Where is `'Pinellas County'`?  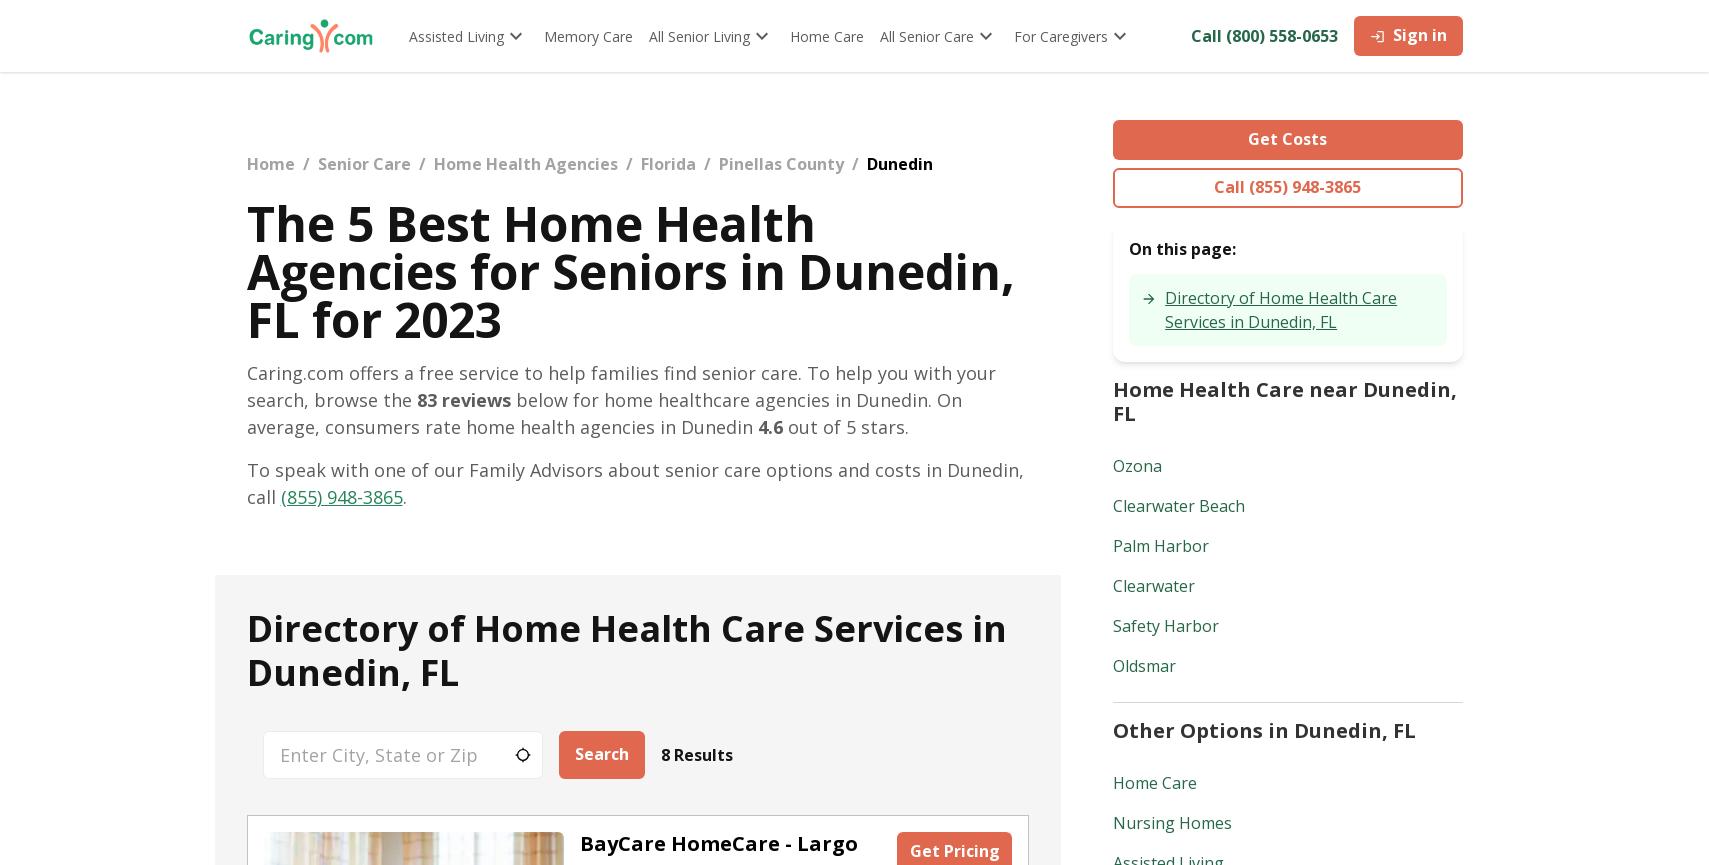
'Pinellas County' is located at coordinates (779, 163).